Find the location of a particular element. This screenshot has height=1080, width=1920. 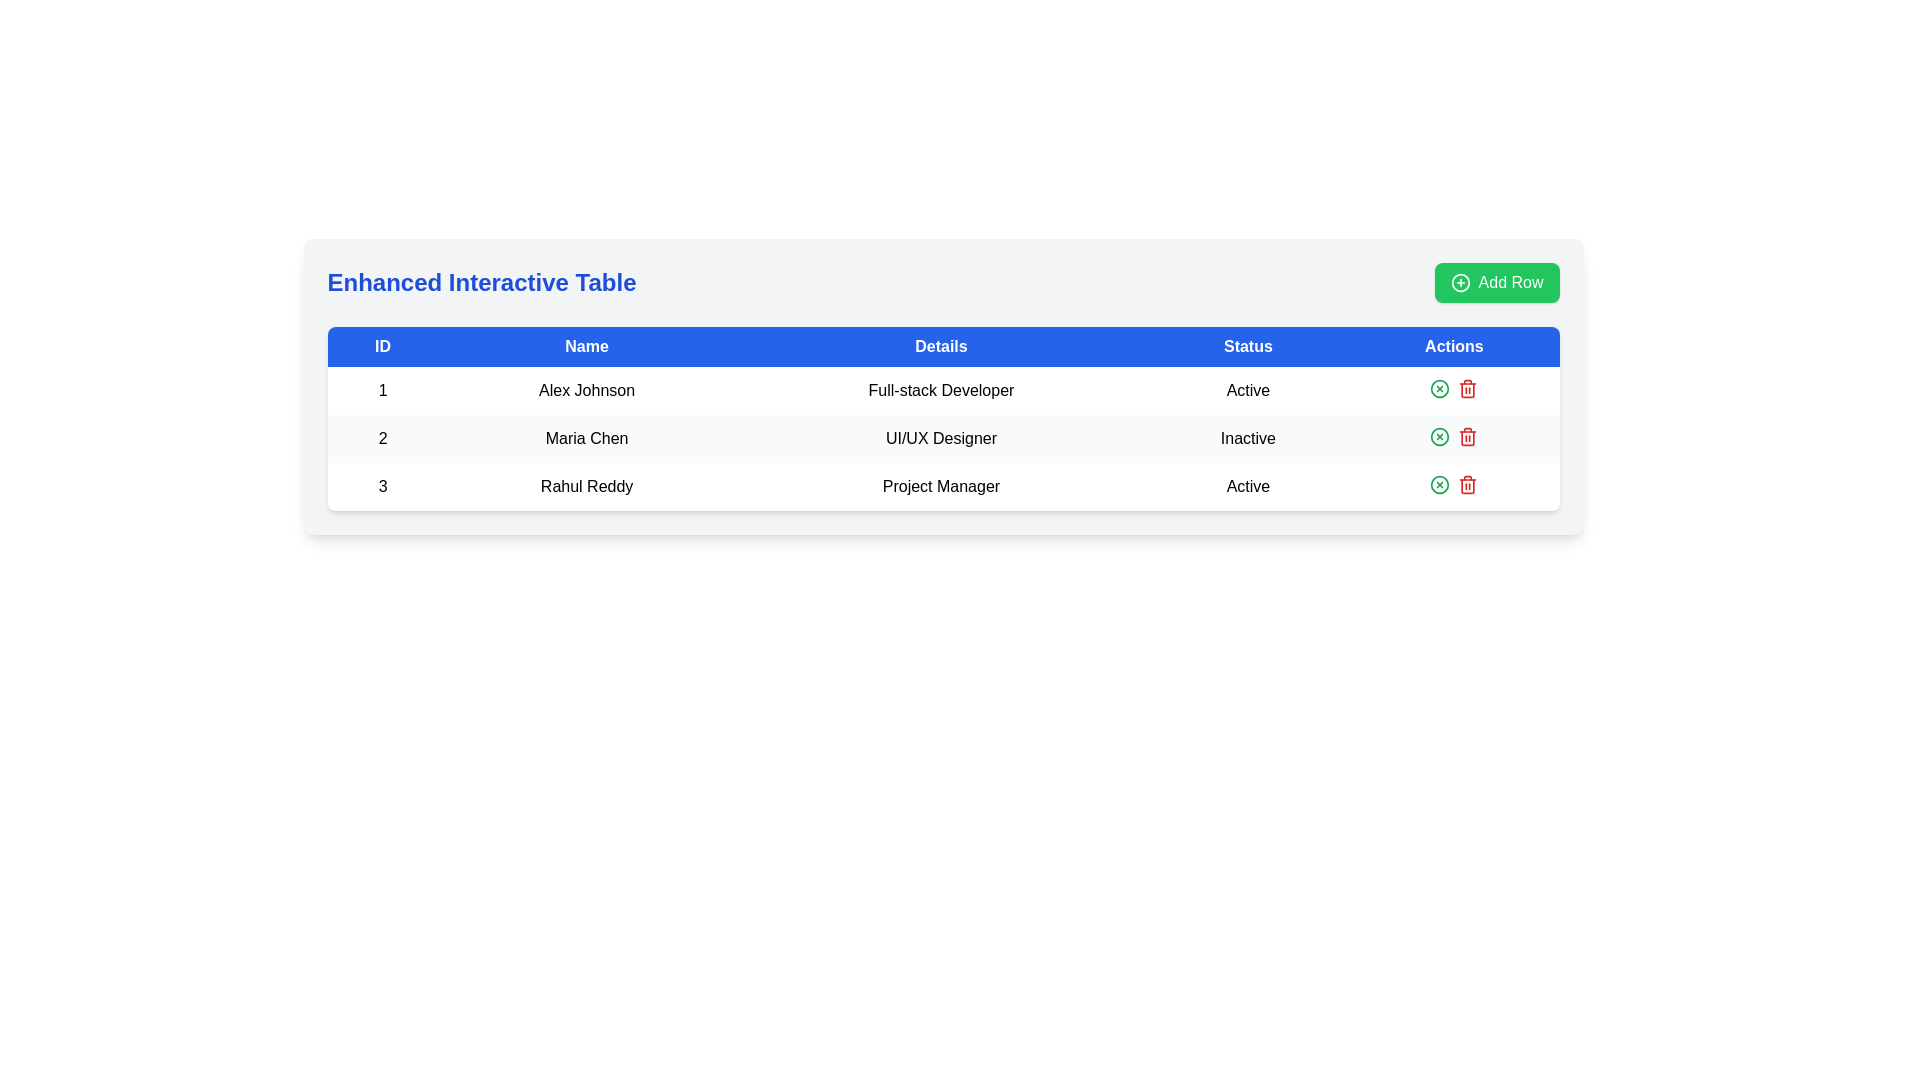

the header cell indicating 'Details' in the table, which is the third cell from the left in the header row is located at coordinates (940, 346).